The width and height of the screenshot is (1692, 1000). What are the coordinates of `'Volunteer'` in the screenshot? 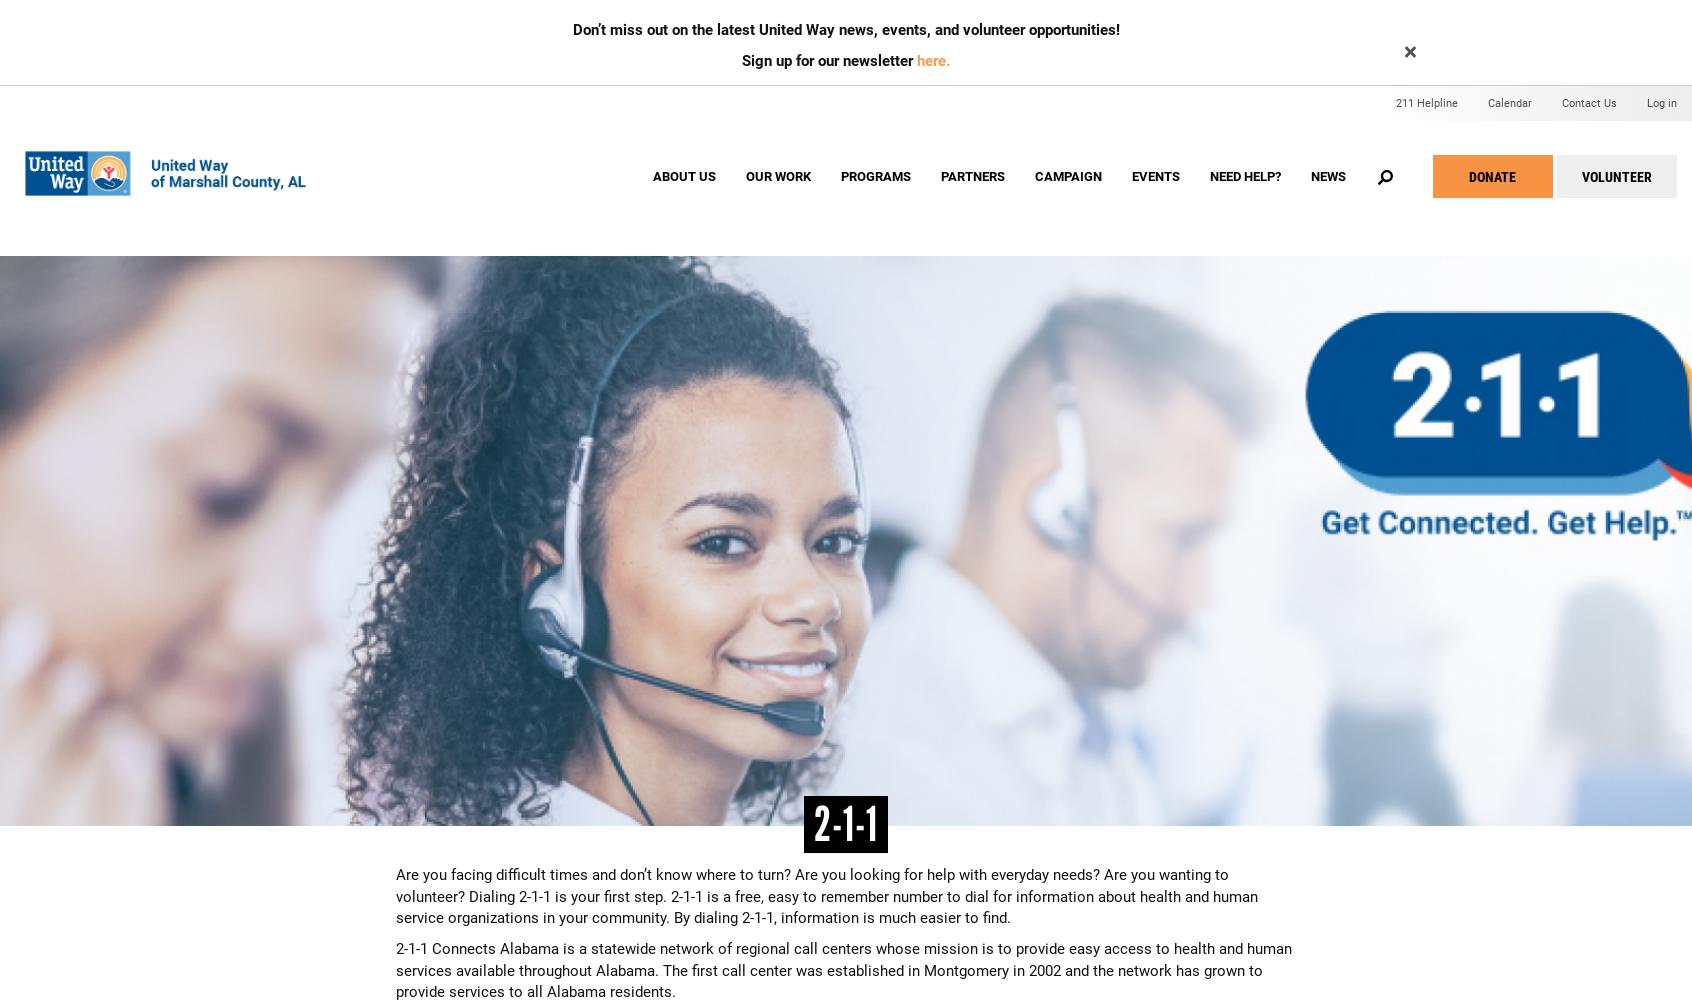 It's located at (1580, 176).